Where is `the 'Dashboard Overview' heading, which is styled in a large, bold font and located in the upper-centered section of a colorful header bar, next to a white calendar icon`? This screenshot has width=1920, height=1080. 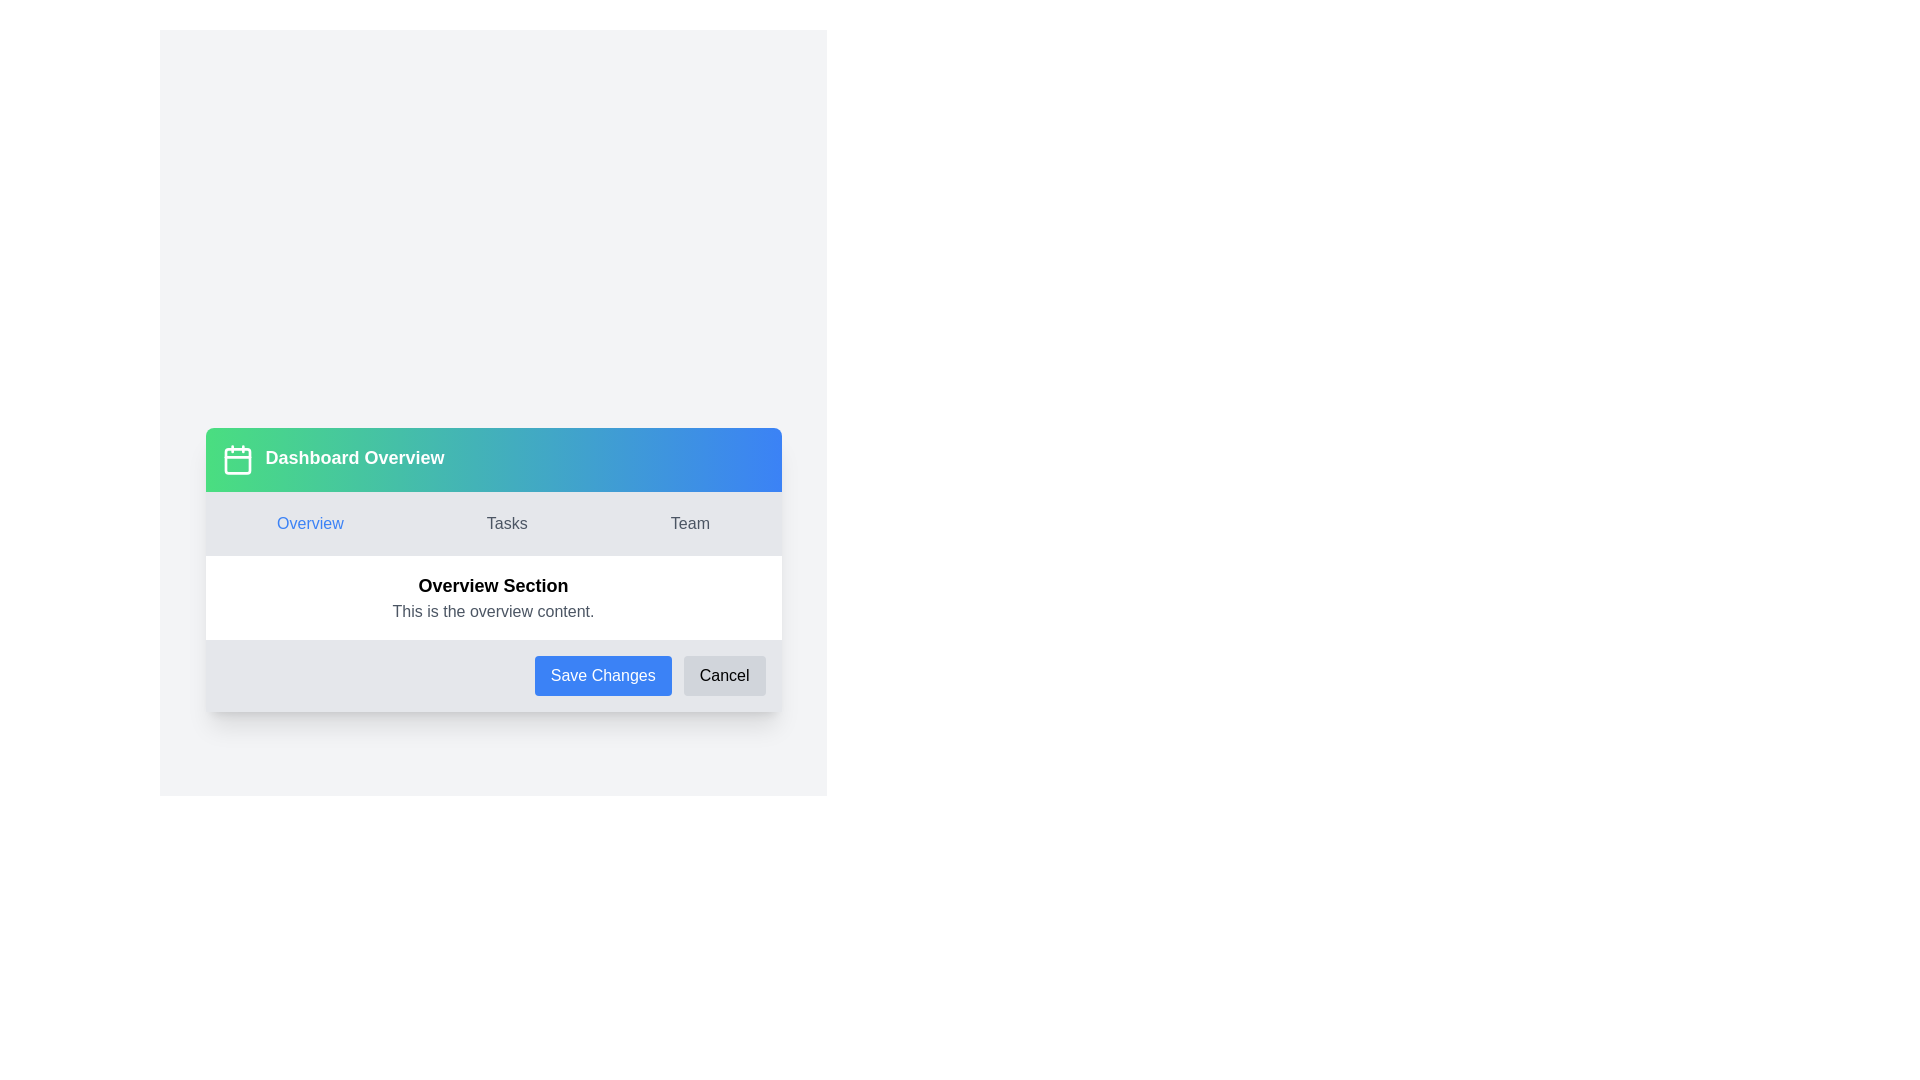
the 'Dashboard Overview' heading, which is styled in a large, bold font and located in the upper-centered section of a colorful header bar, next to a white calendar icon is located at coordinates (355, 459).